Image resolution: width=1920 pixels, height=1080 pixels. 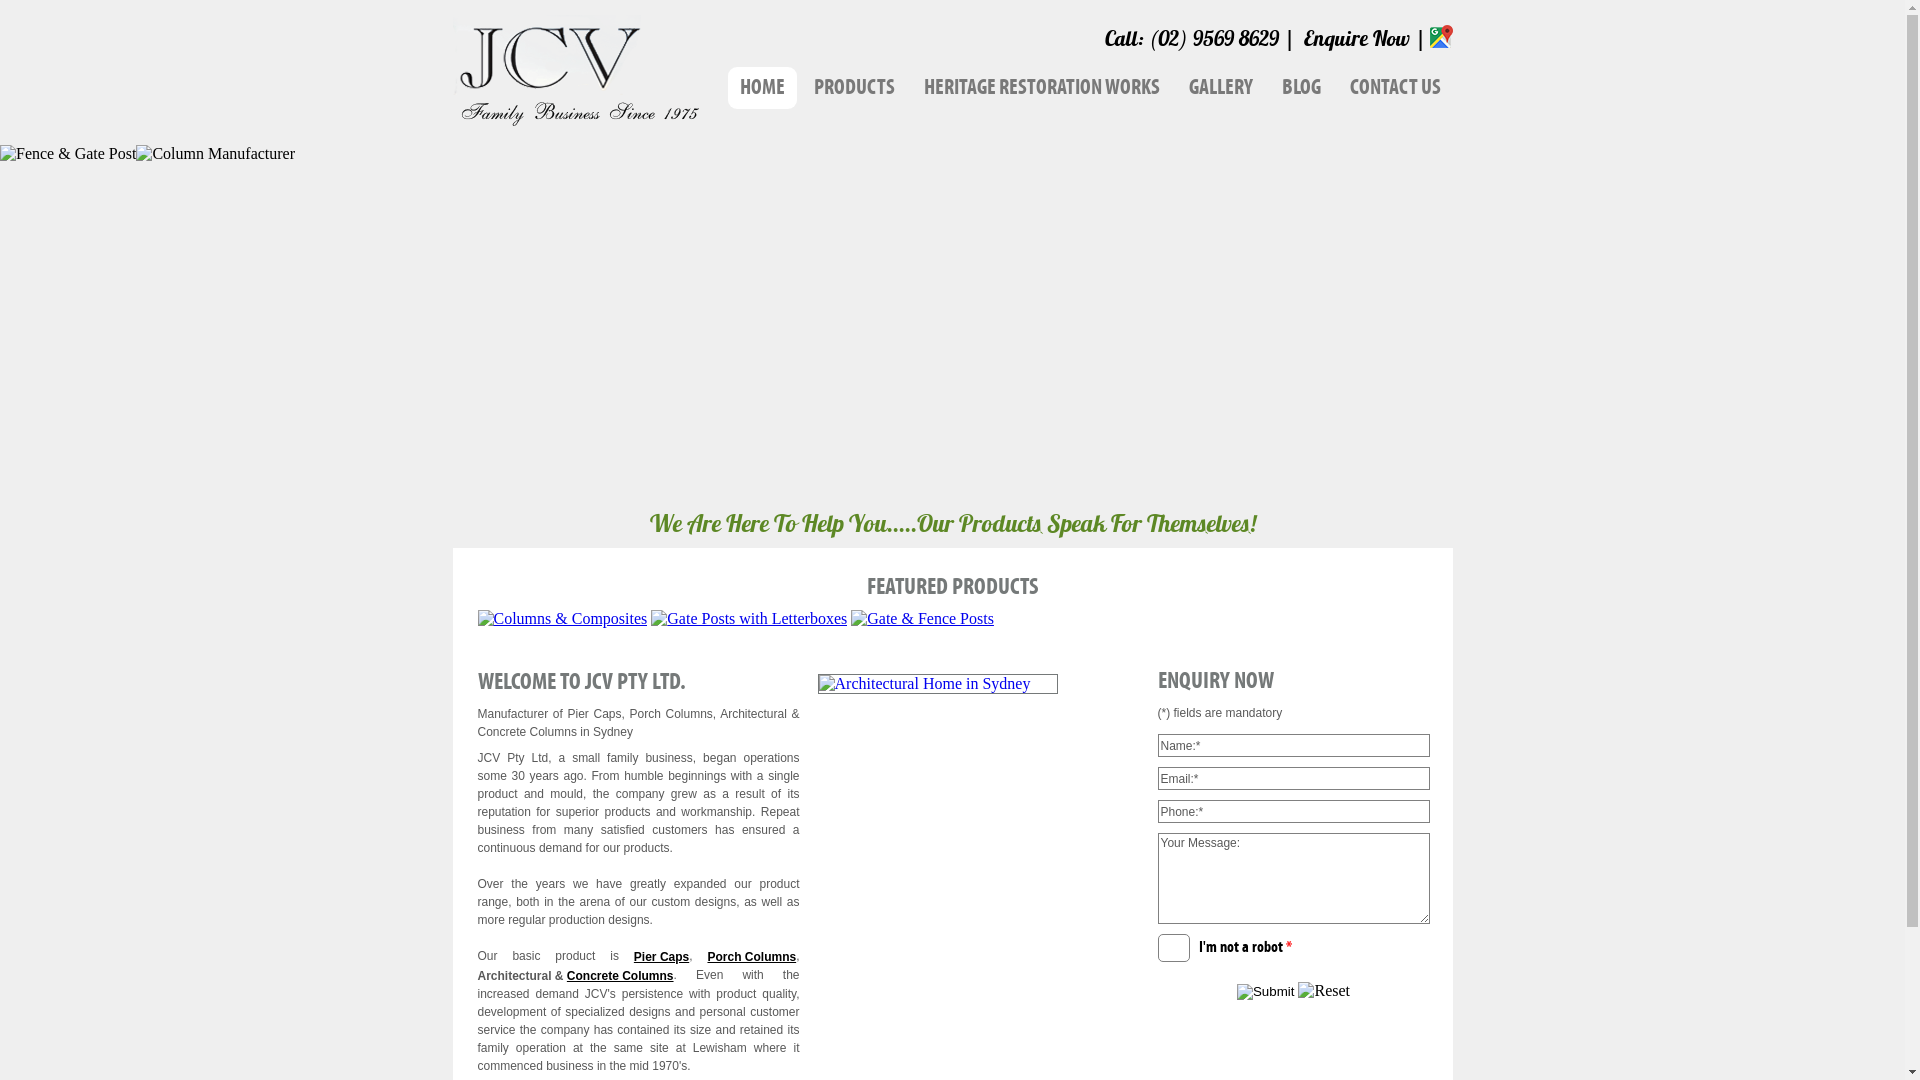 I want to click on 'email', so click(x=1157, y=777).